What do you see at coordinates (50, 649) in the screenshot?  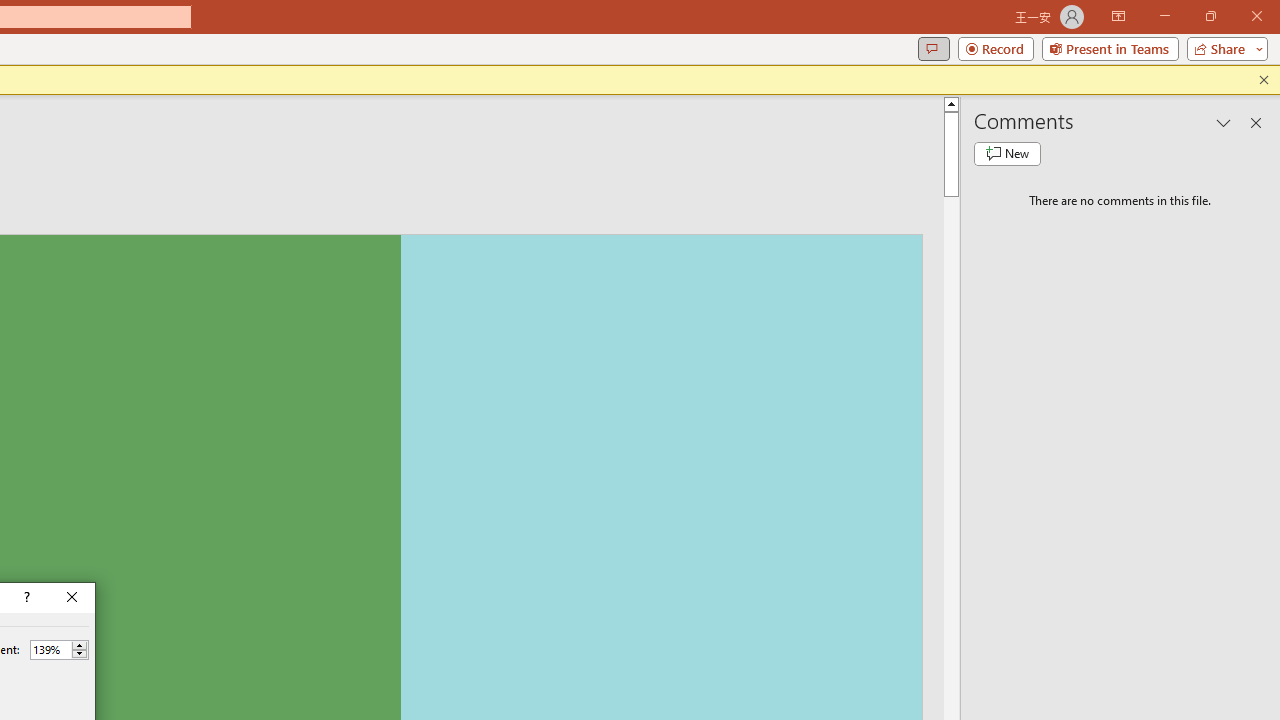 I see `'Percent'` at bounding box center [50, 649].